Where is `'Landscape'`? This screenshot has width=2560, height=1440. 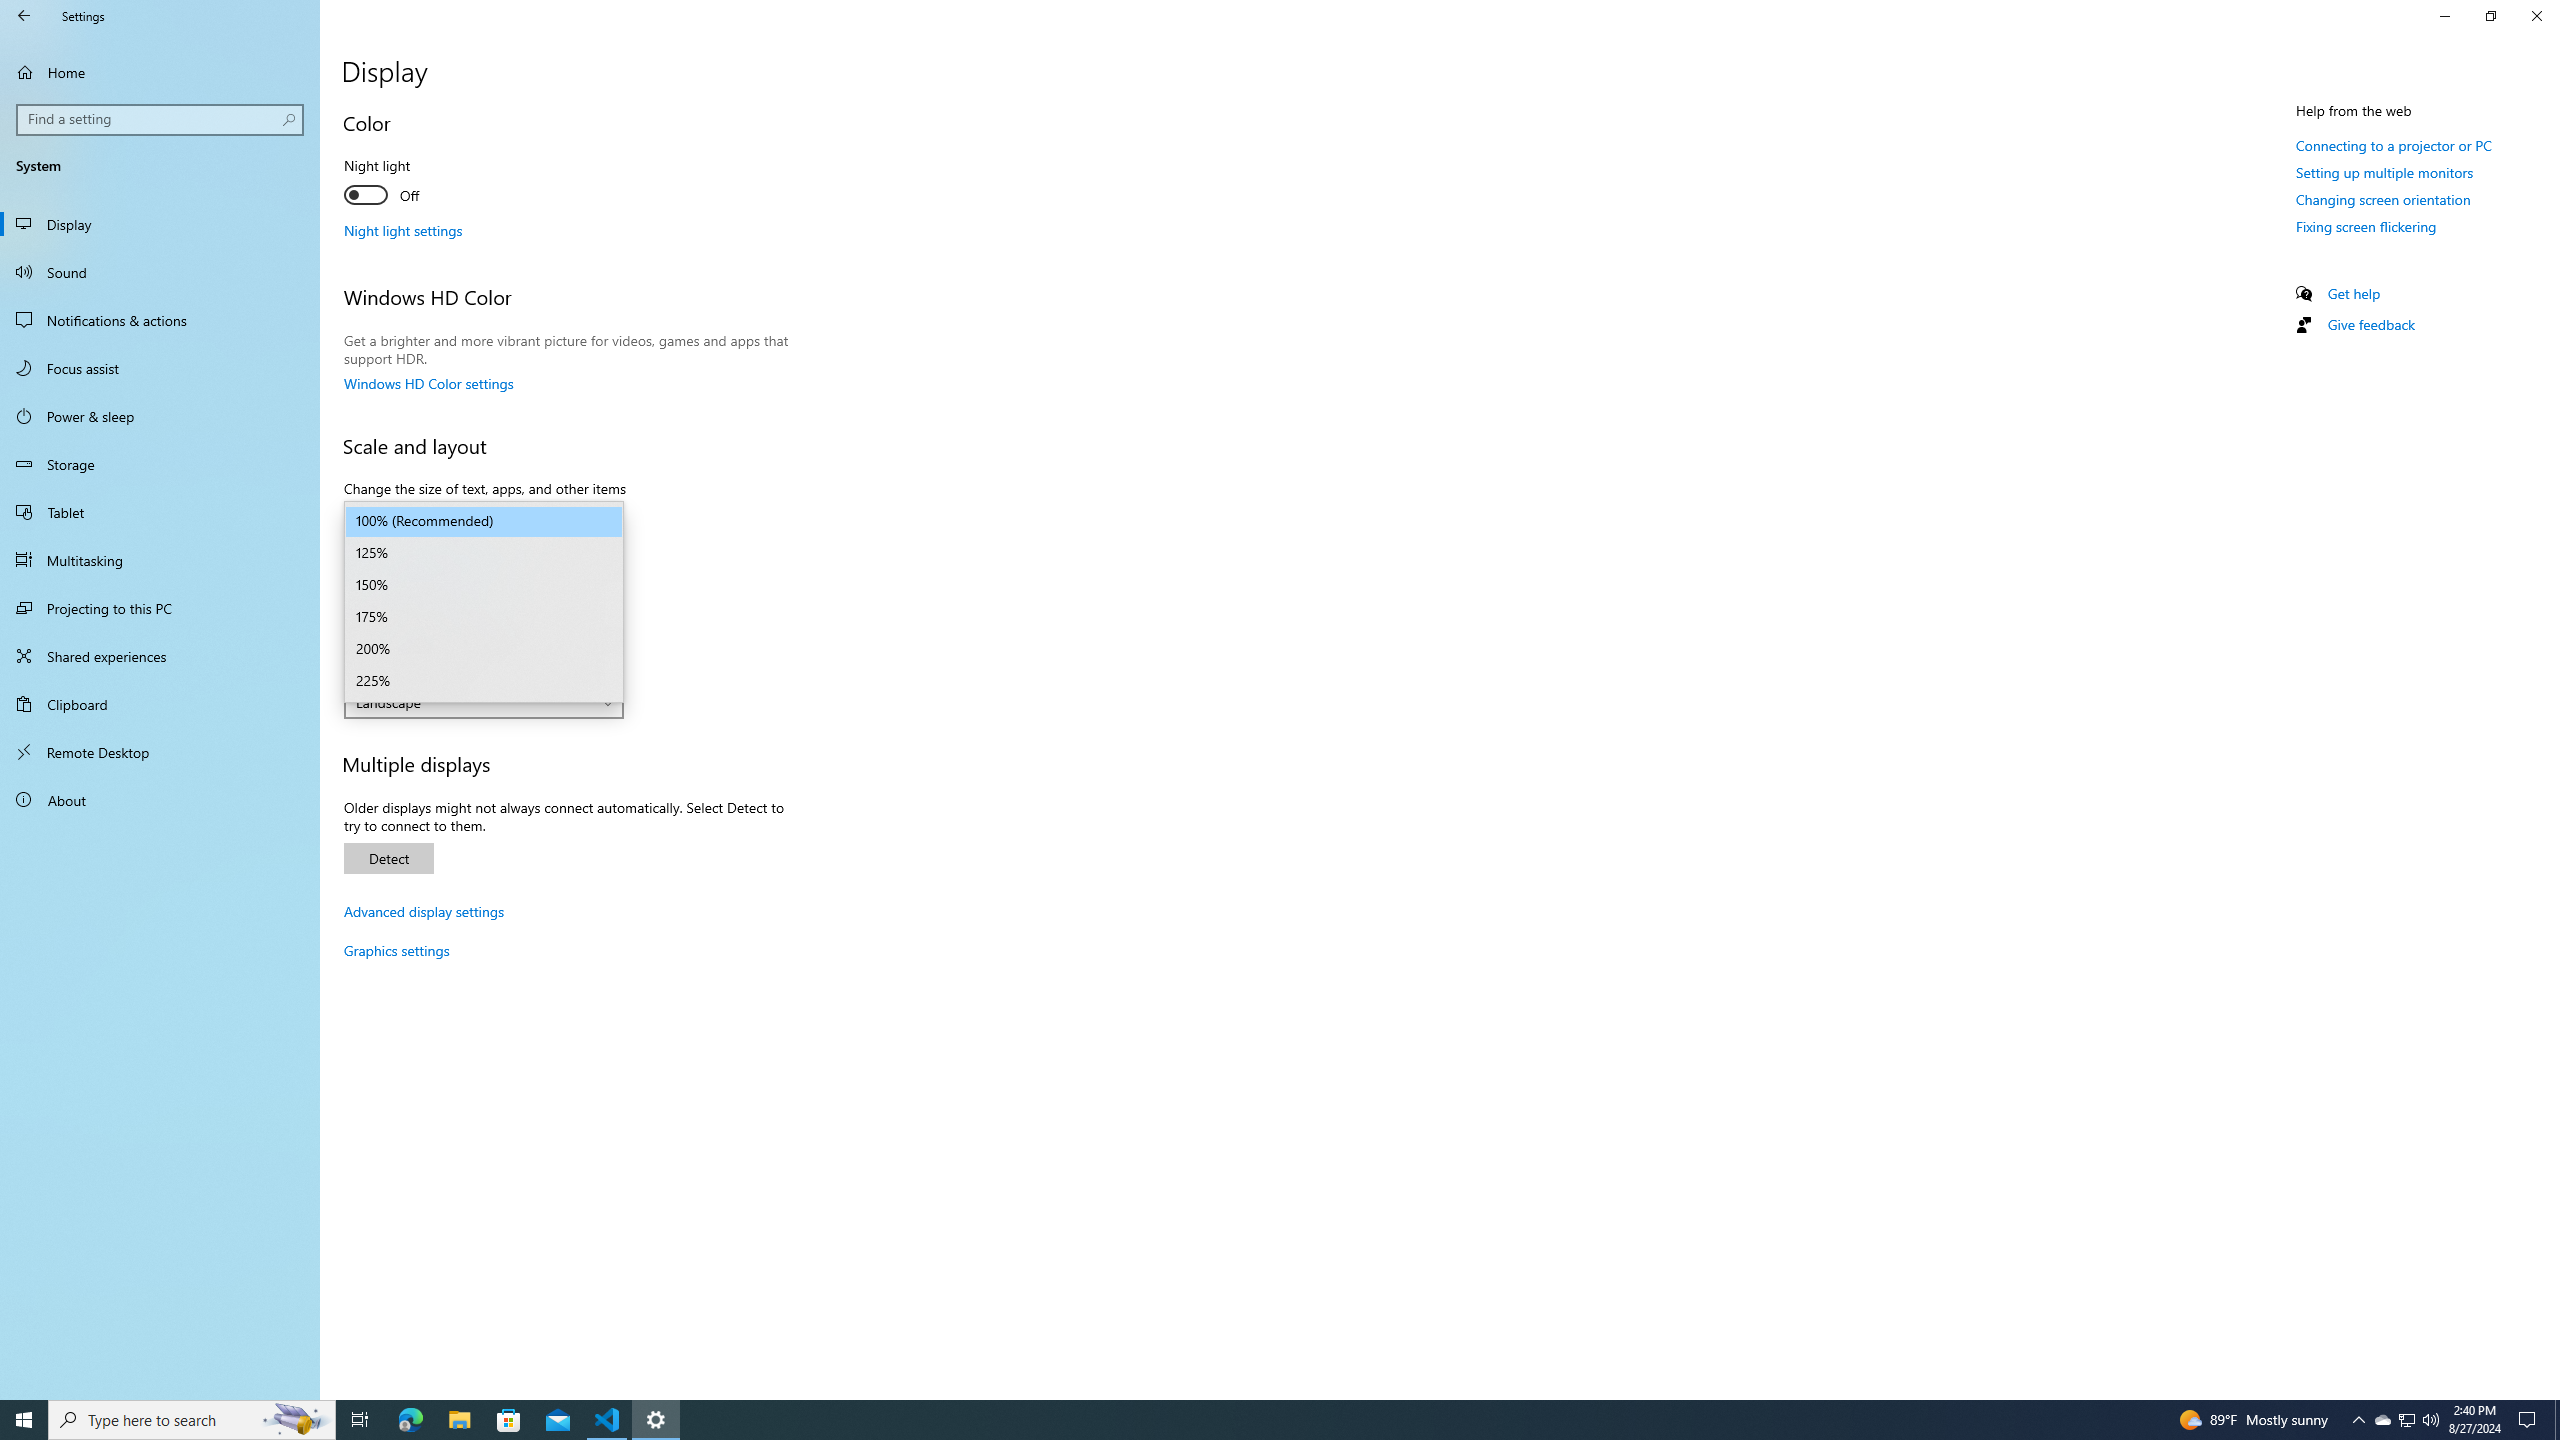
'Landscape' is located at coordinates (472, 701).